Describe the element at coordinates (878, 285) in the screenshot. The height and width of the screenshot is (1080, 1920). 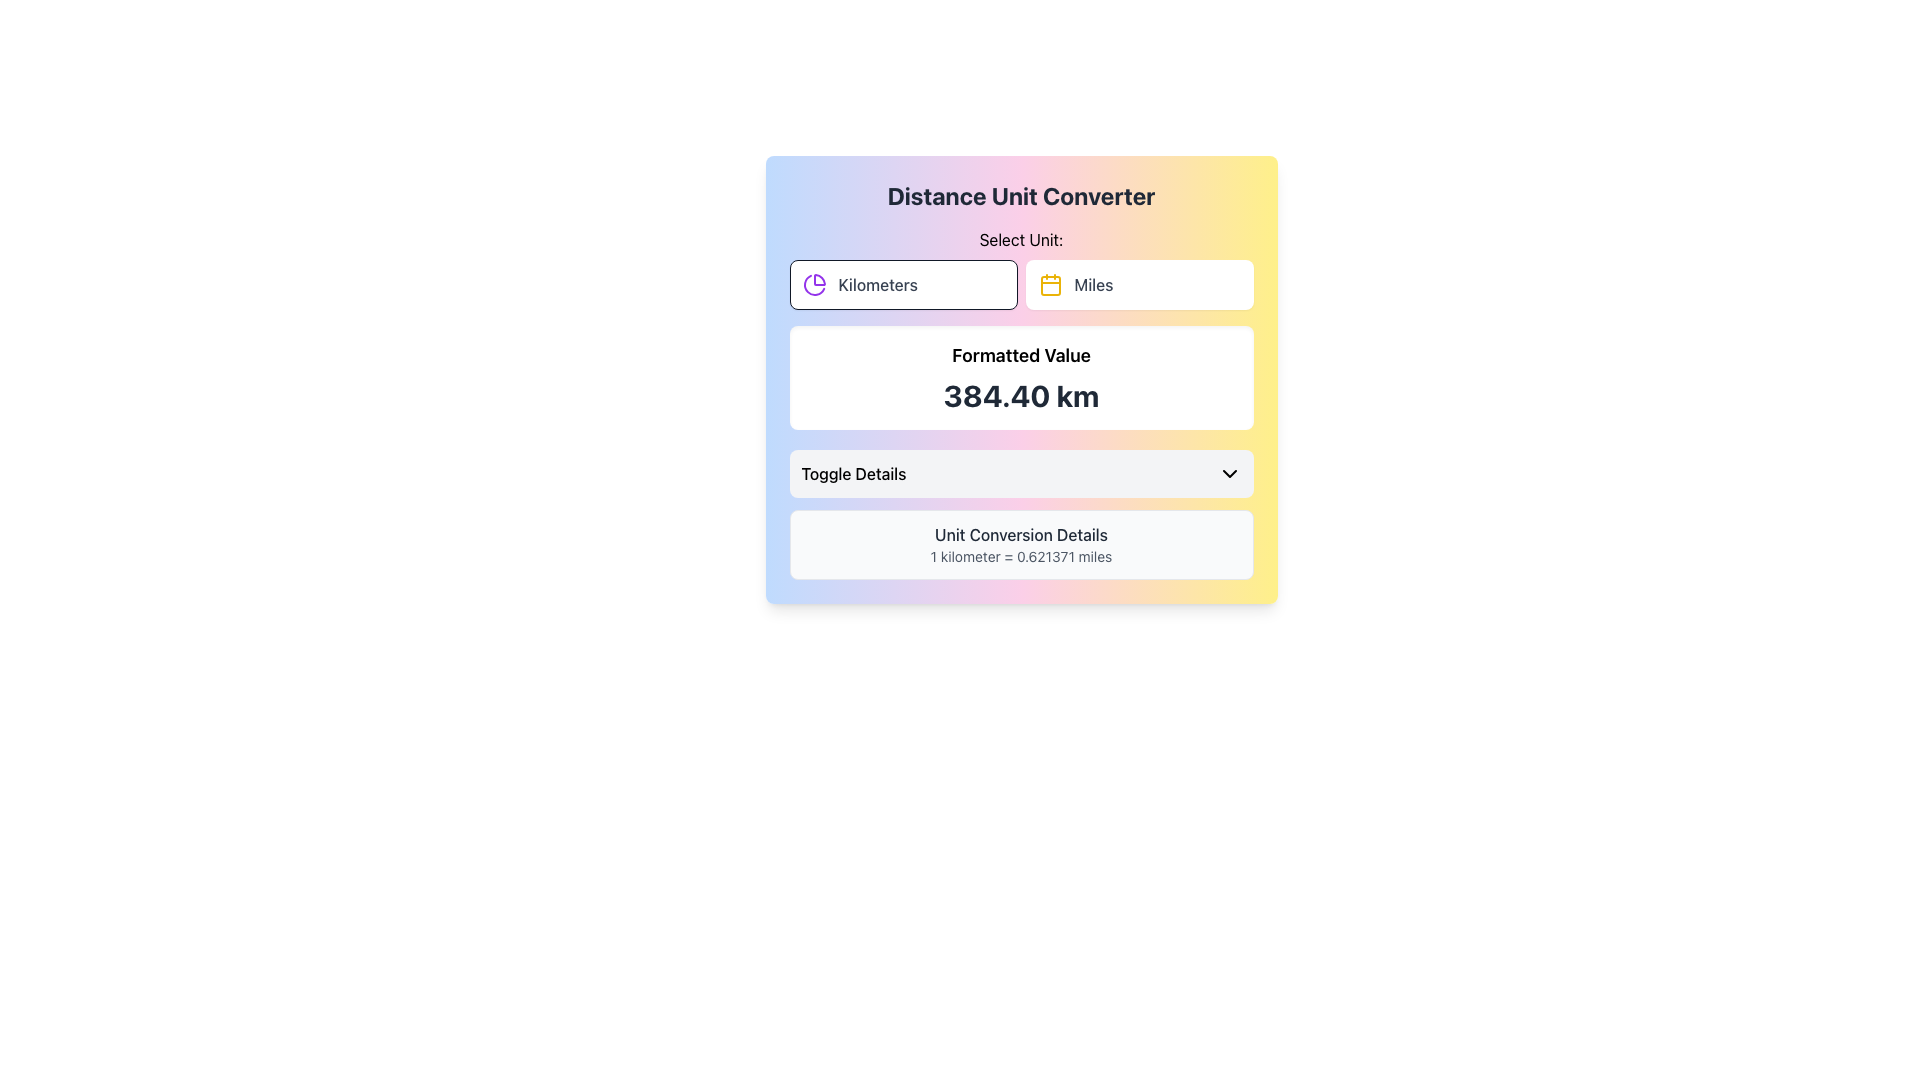
I see `the Static Text element displaying 'Kilometers', which is styled with medium-weight gray font and is located to the right of a small pie chart icon in the 'Select Unit' section of the interface` at that location.